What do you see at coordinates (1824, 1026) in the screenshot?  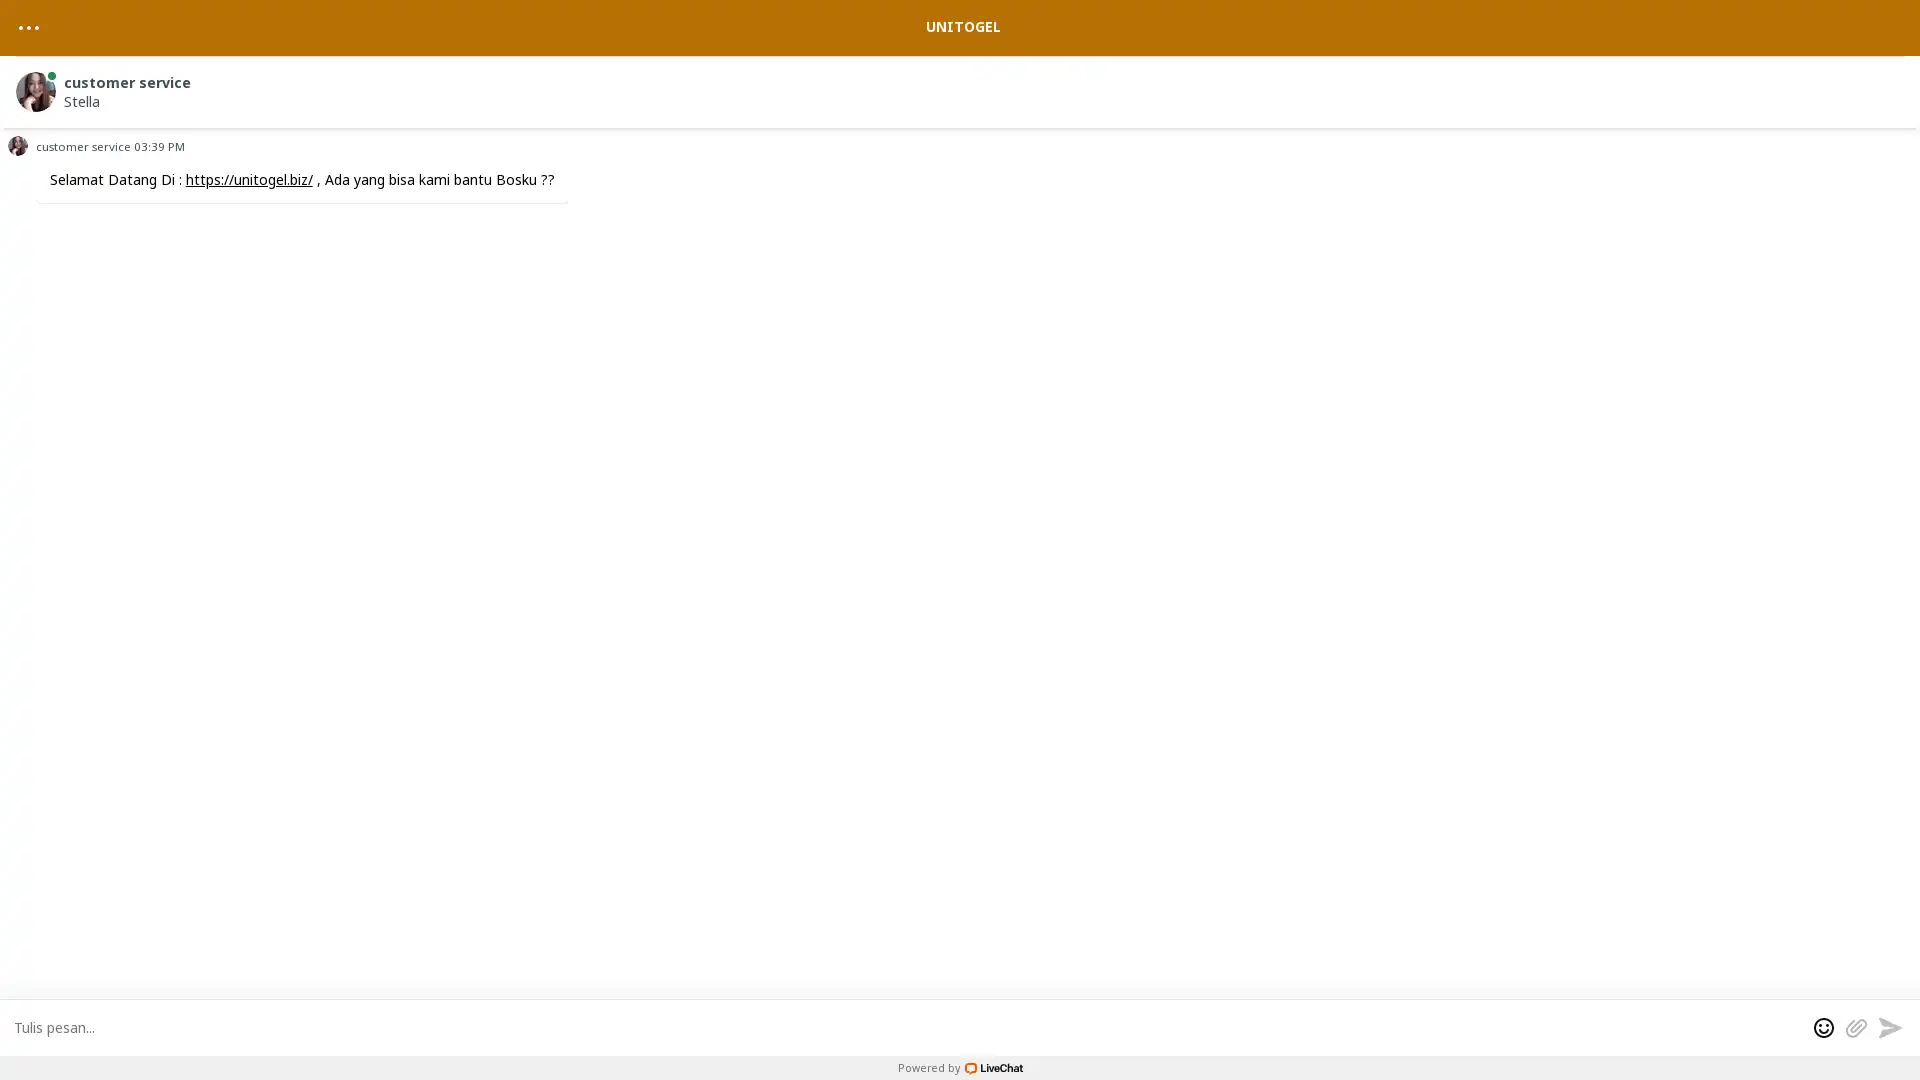 I see `open emoji picker` at bounding box center [1824, 1026].